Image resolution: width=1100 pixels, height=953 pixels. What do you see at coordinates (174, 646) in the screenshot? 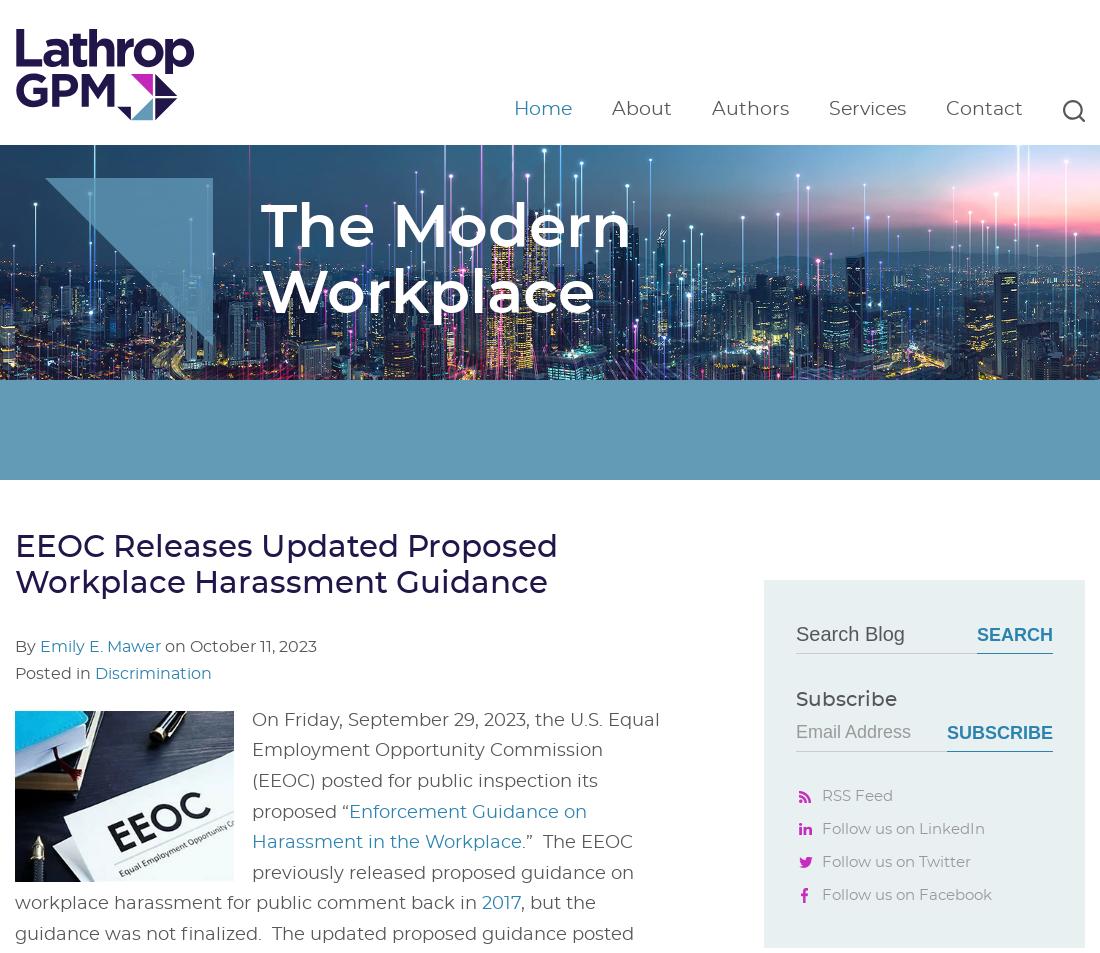
I see `'on'` at bounding box center [174, 646].